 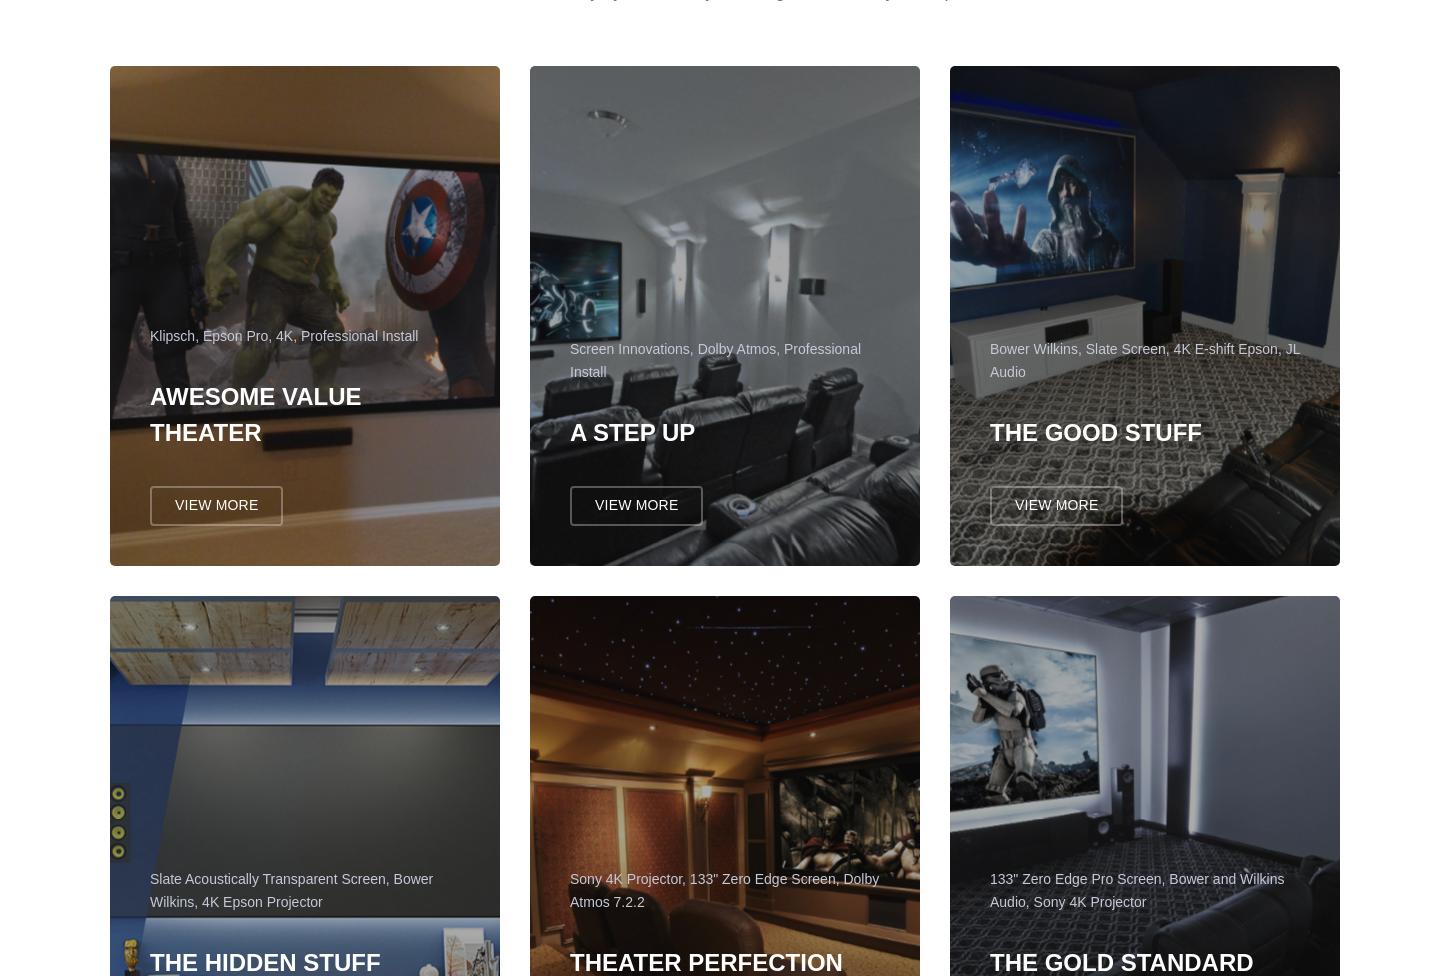 I want to click on 'Sony 4K Projector, 133" Zero Edge Screen, Dolby Atmos 7.2.2', so click(x=723, y=899).